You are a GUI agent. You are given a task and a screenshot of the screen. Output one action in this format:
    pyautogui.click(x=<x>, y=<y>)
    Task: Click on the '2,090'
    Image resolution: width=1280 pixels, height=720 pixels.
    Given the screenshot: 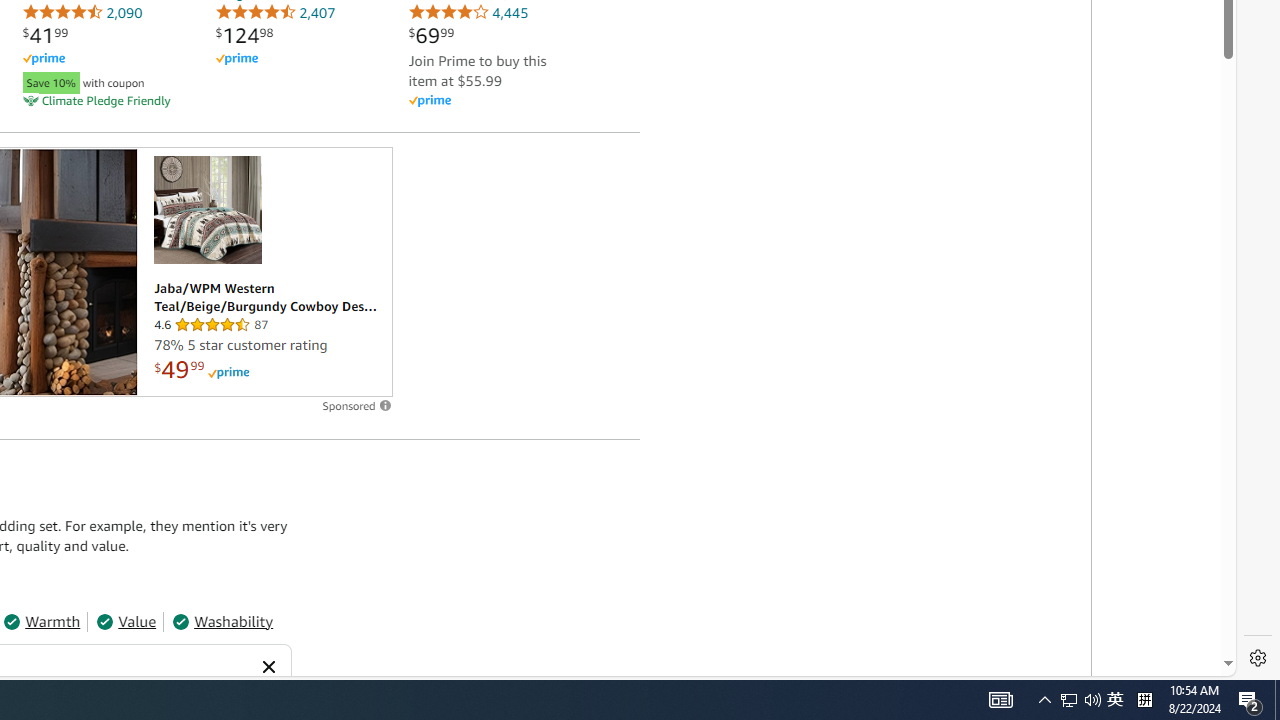 What is the action you would take?
    pyautogui.click(x=81, y=12)
    